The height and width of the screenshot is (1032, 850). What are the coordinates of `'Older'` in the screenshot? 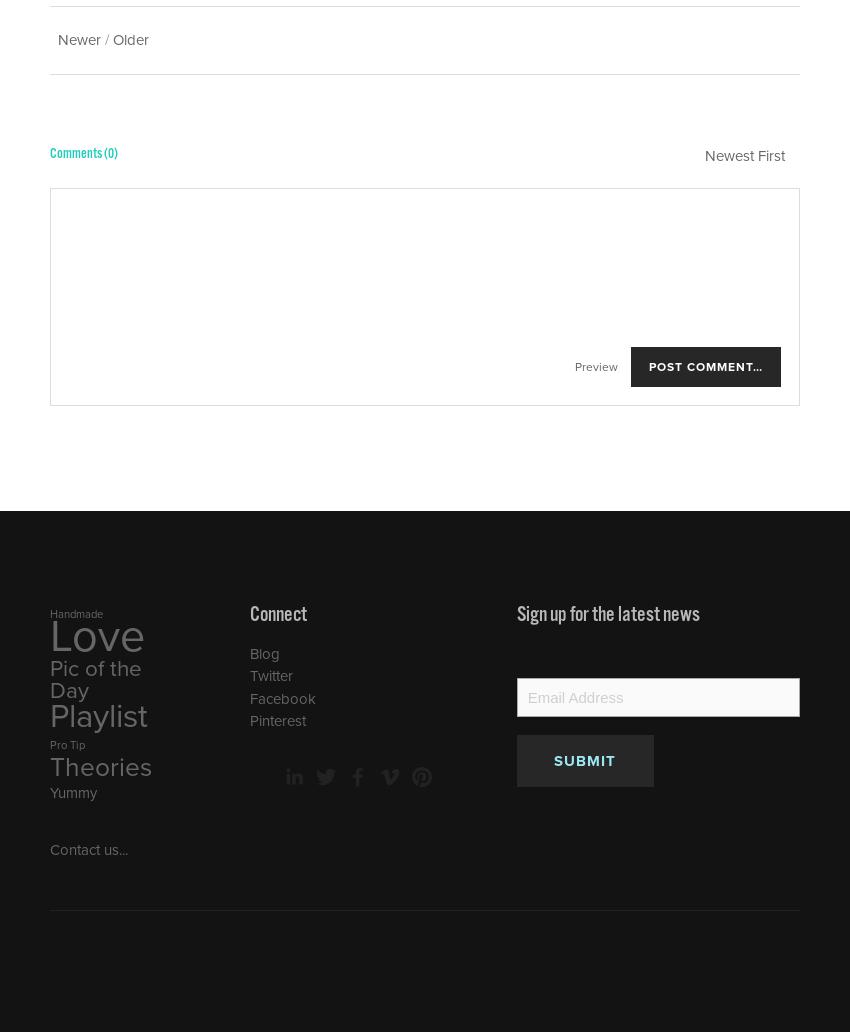 It's located at (129, 40).